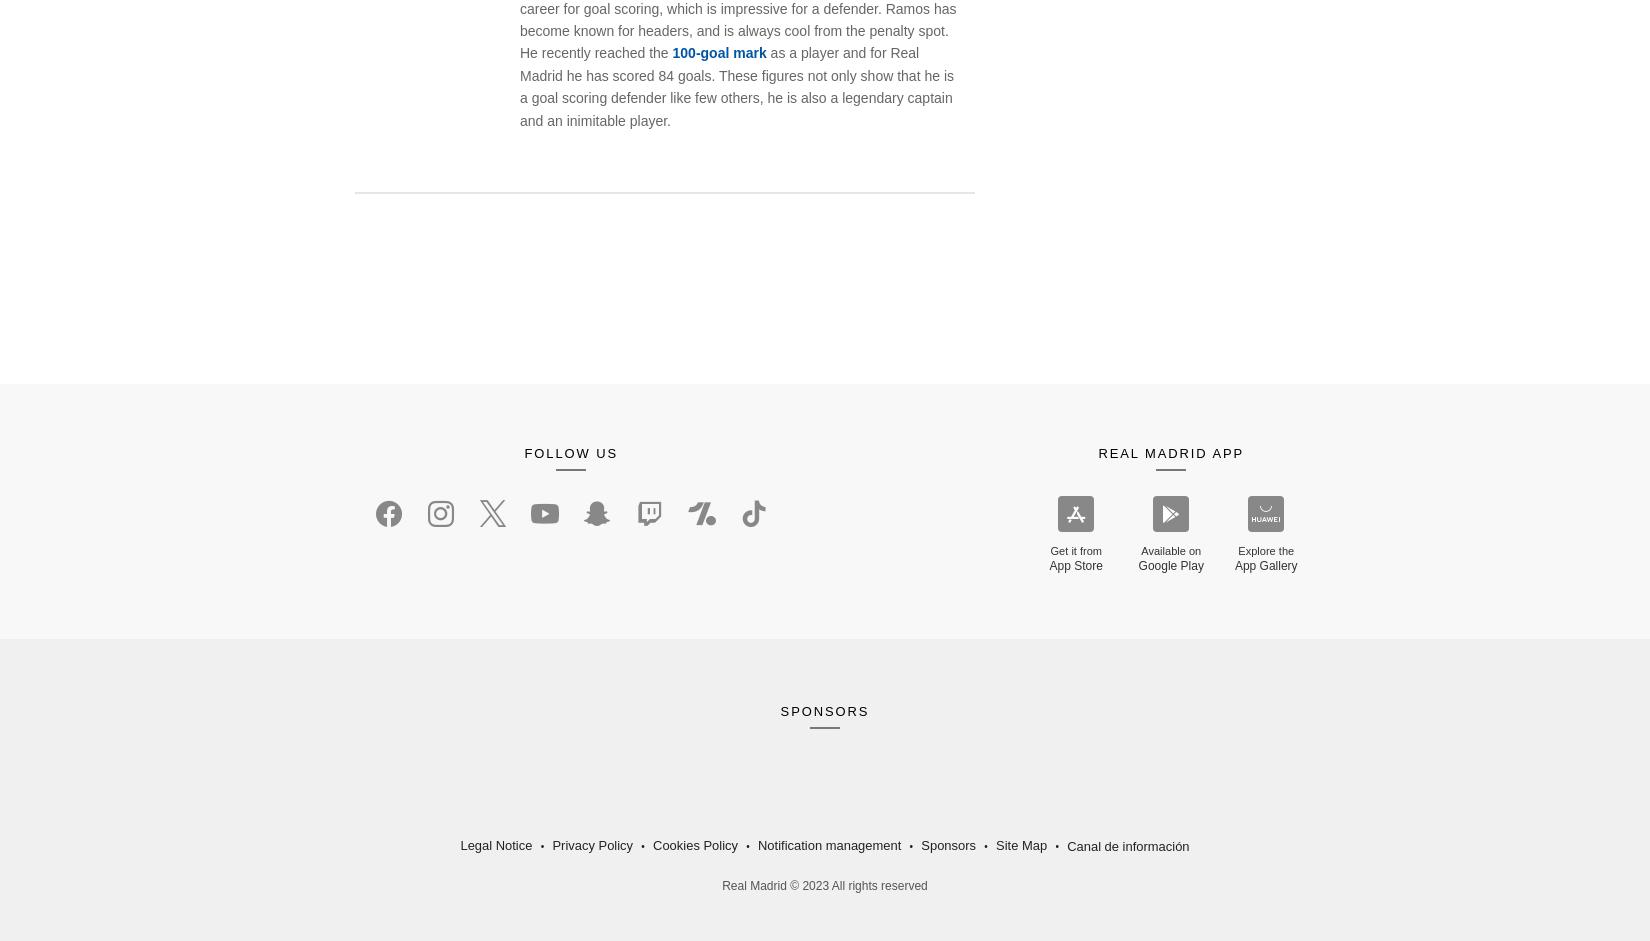  Describe the element at coordinates (1075, 565) in the screenshot. I see `'App Store'` at that location.